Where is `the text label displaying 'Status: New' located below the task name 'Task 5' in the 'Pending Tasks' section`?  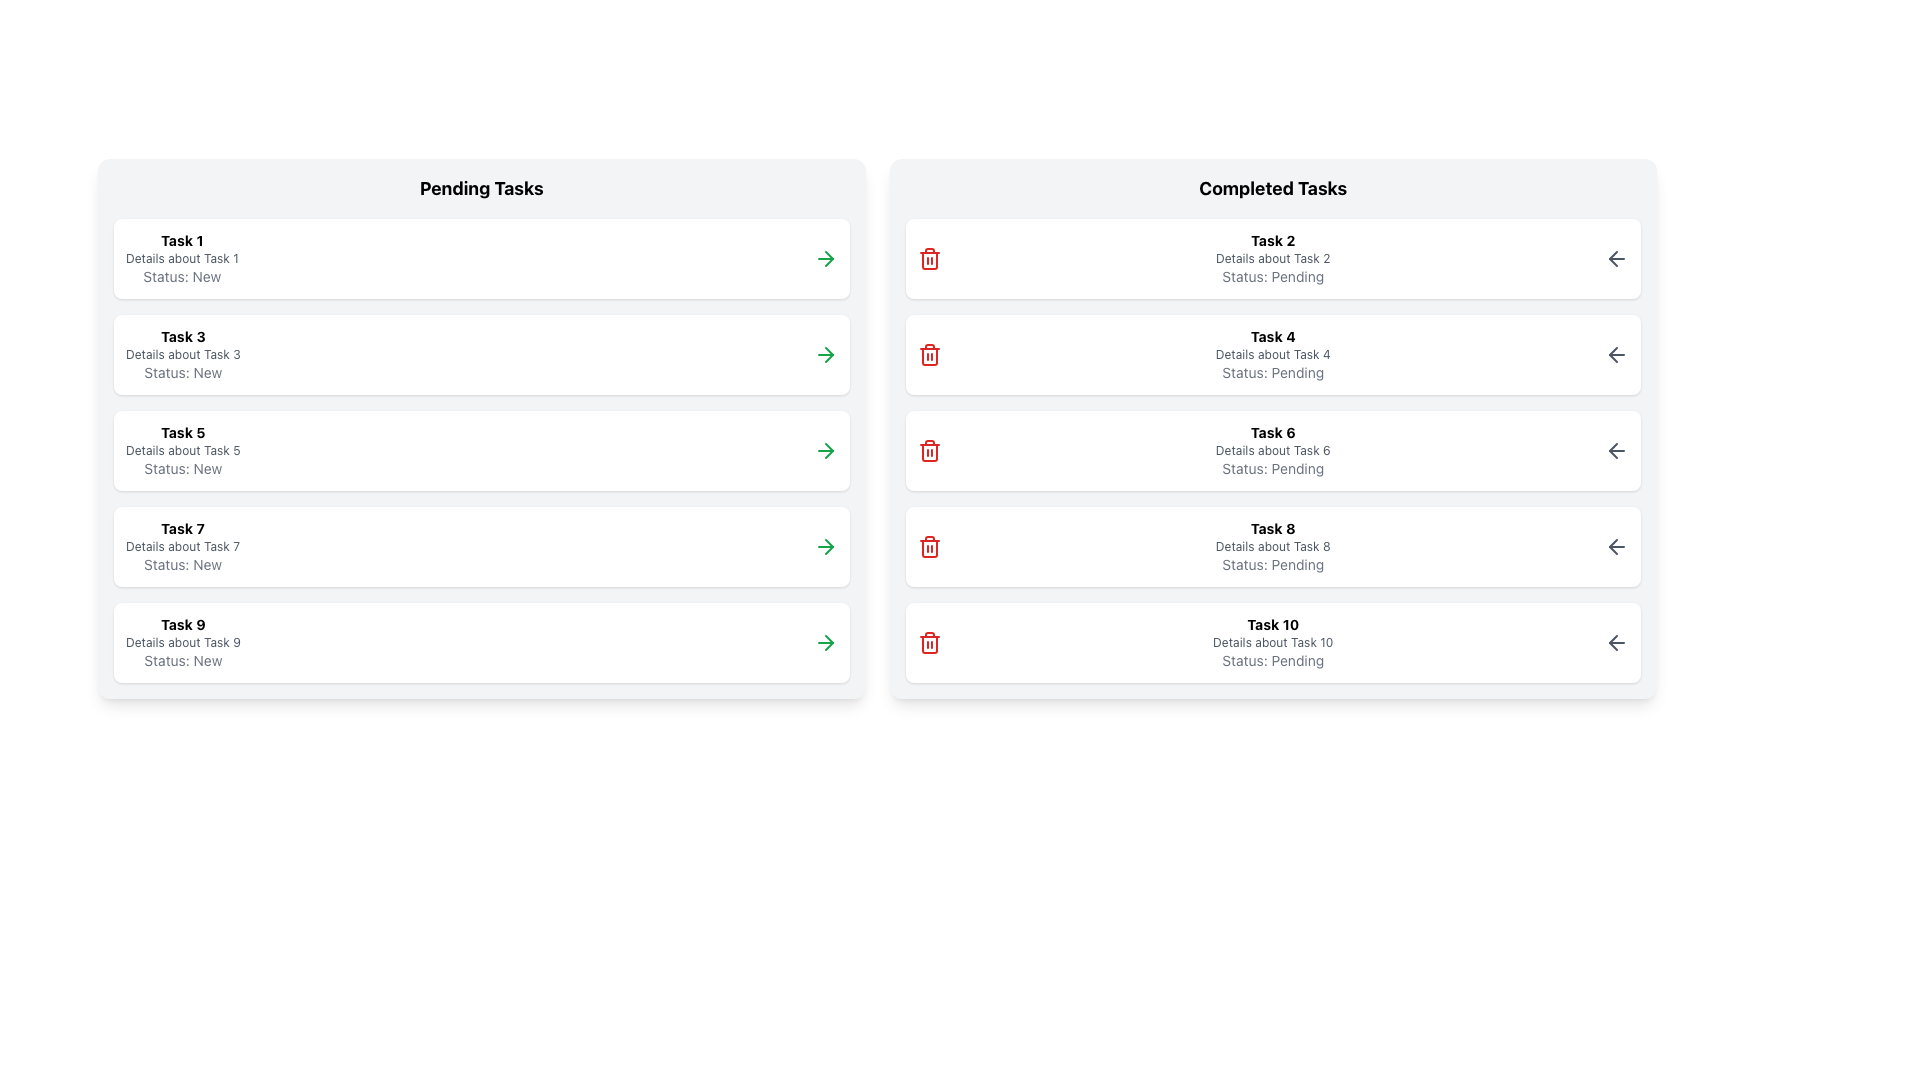 the text label displaying 'Status: New' located below the task name 'Task 5' in the 'Pending Tasks' section is located at coordinates (183, 468).